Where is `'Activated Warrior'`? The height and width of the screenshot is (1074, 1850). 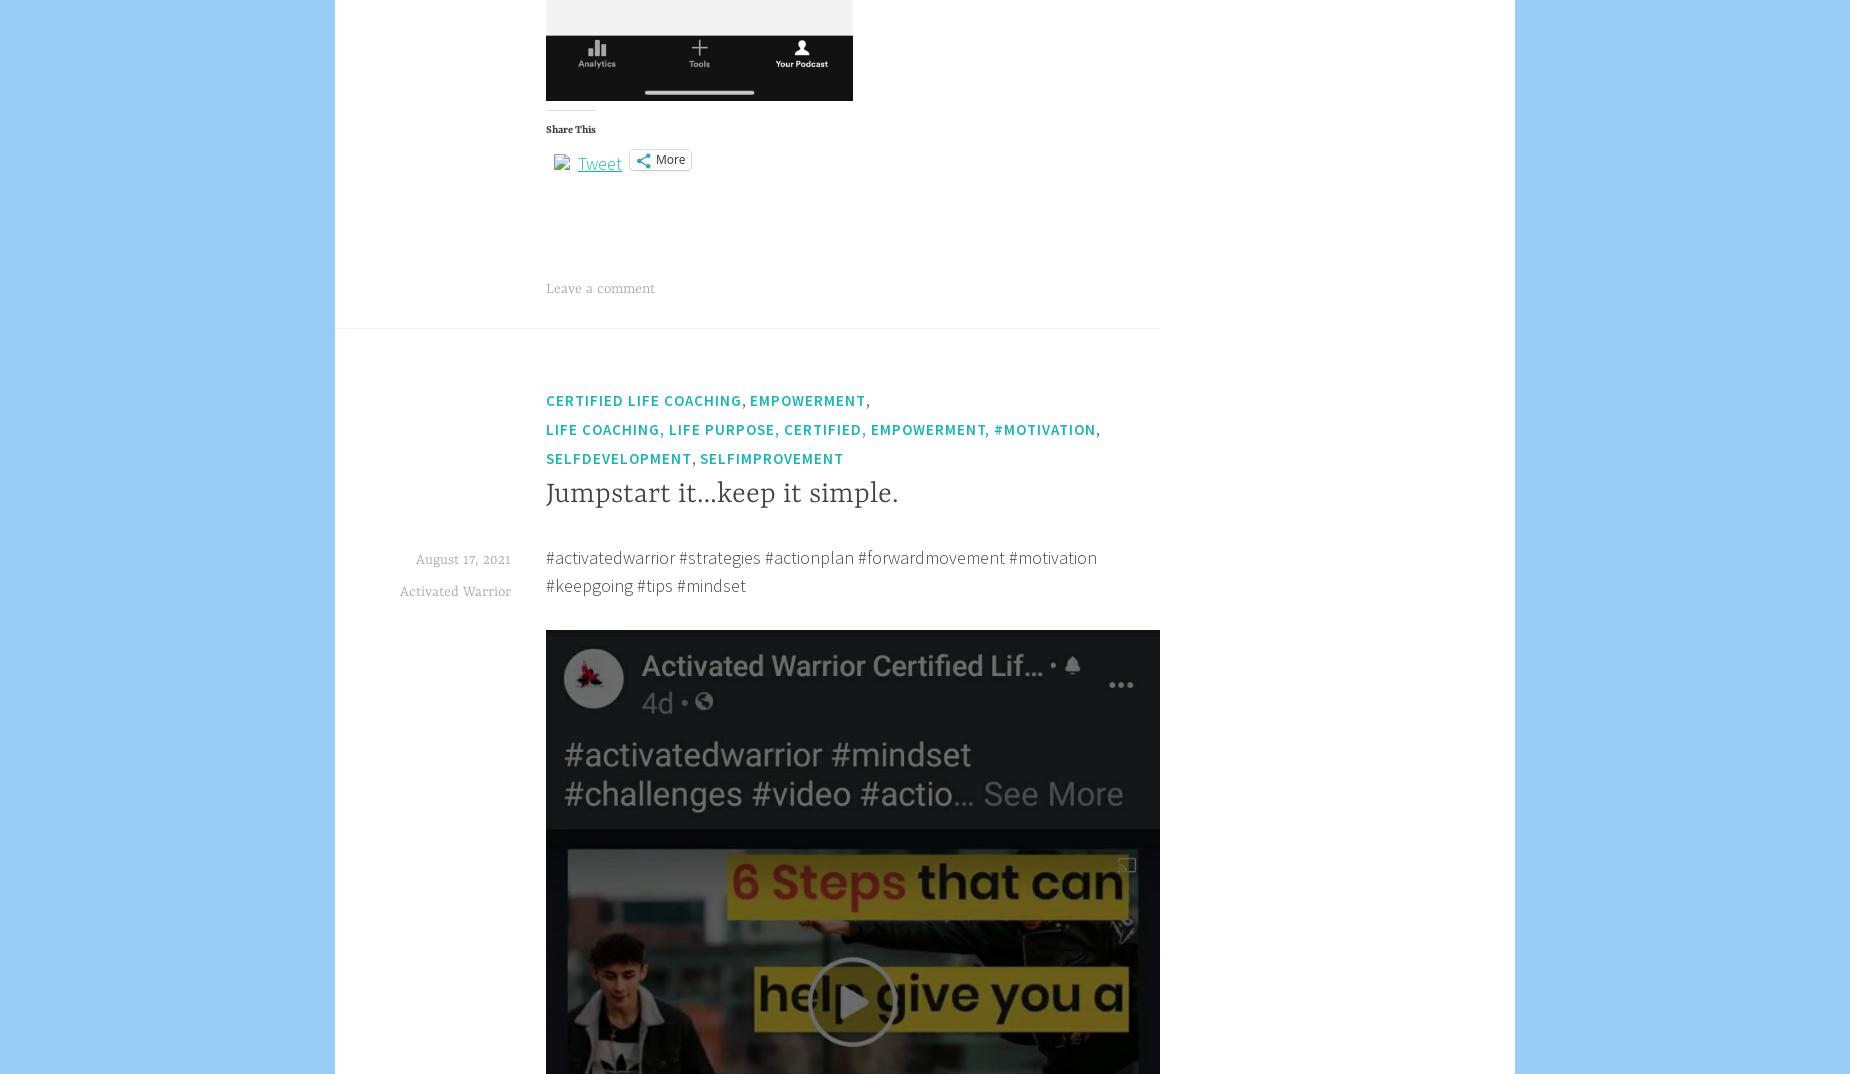 'Activated Warrior' is located at coordinates (454, 590).